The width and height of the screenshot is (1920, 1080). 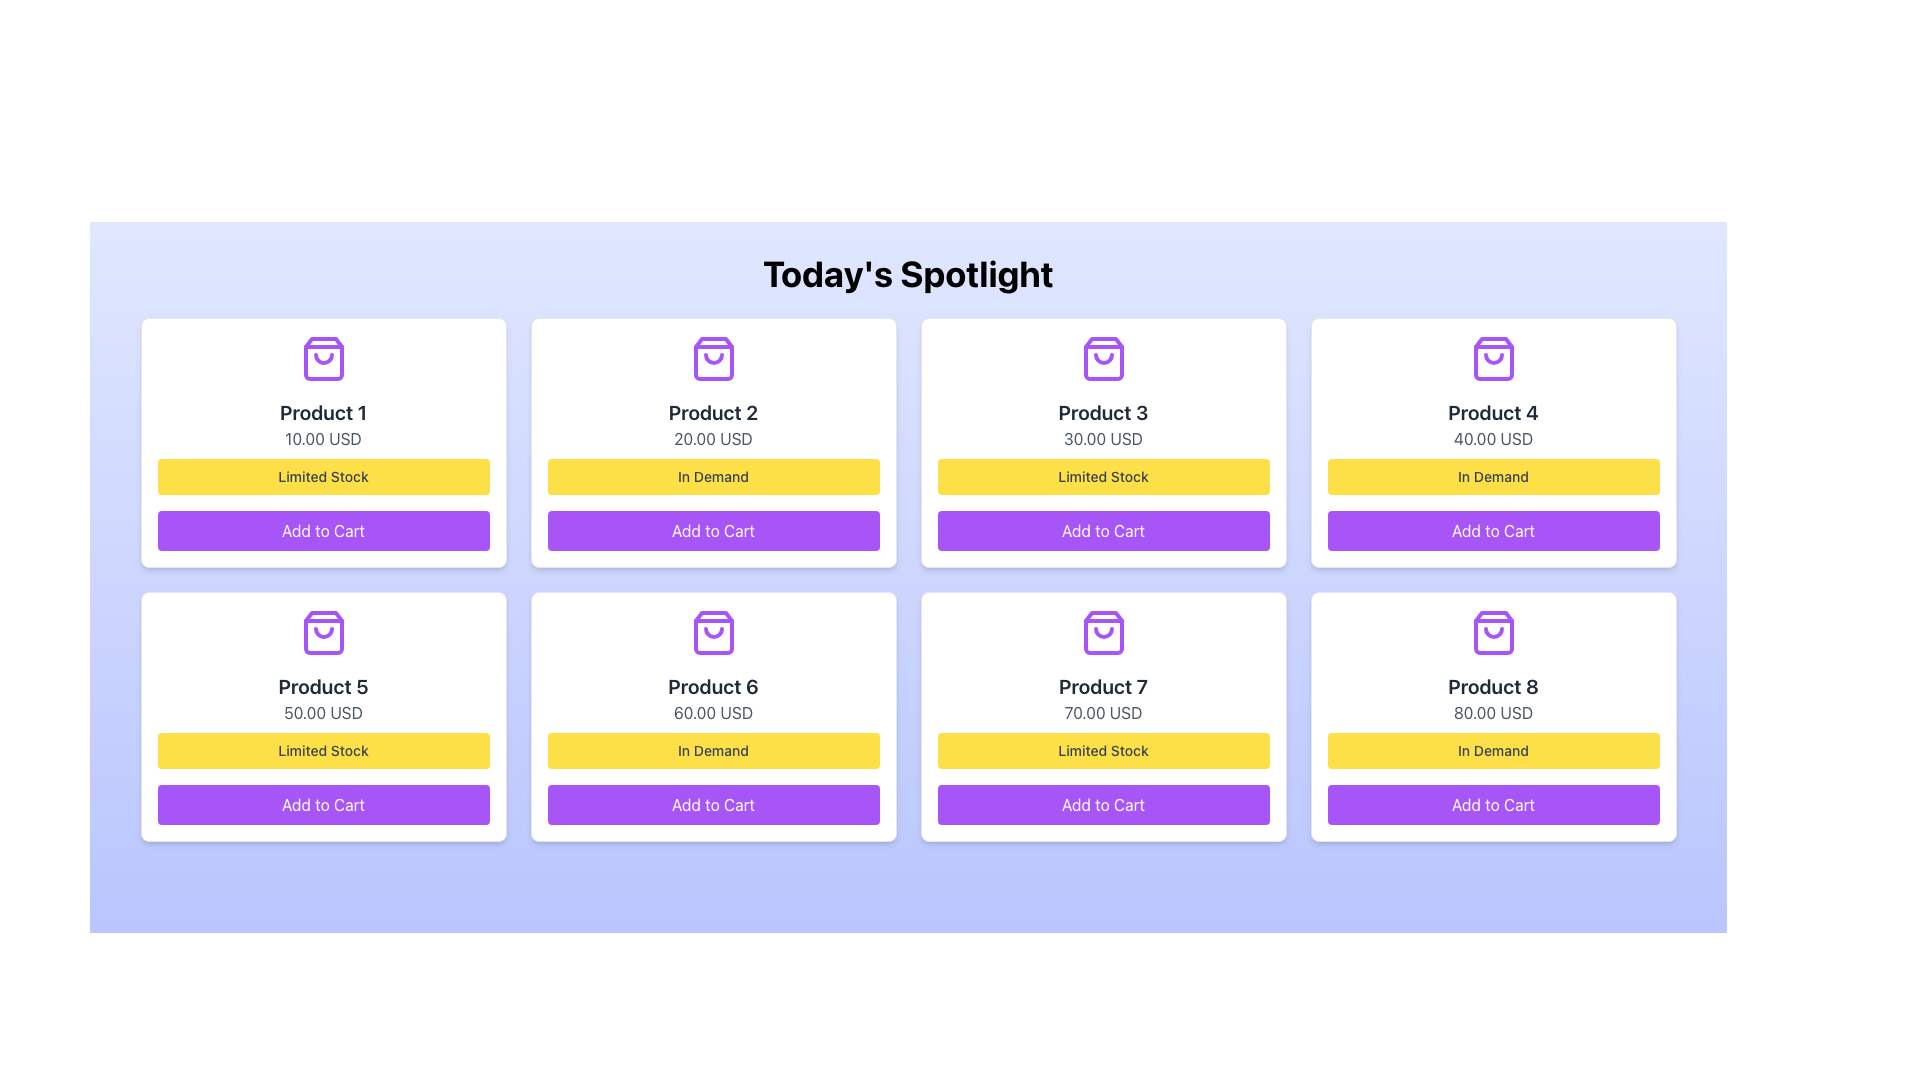 What do you see at coordinates (323, 438) in the screenshot?
I see `the static text label displaying the price '10.00 USD' located underneath the product name in the product card labeled 'Product 1'` at bounding box center [323, 438].